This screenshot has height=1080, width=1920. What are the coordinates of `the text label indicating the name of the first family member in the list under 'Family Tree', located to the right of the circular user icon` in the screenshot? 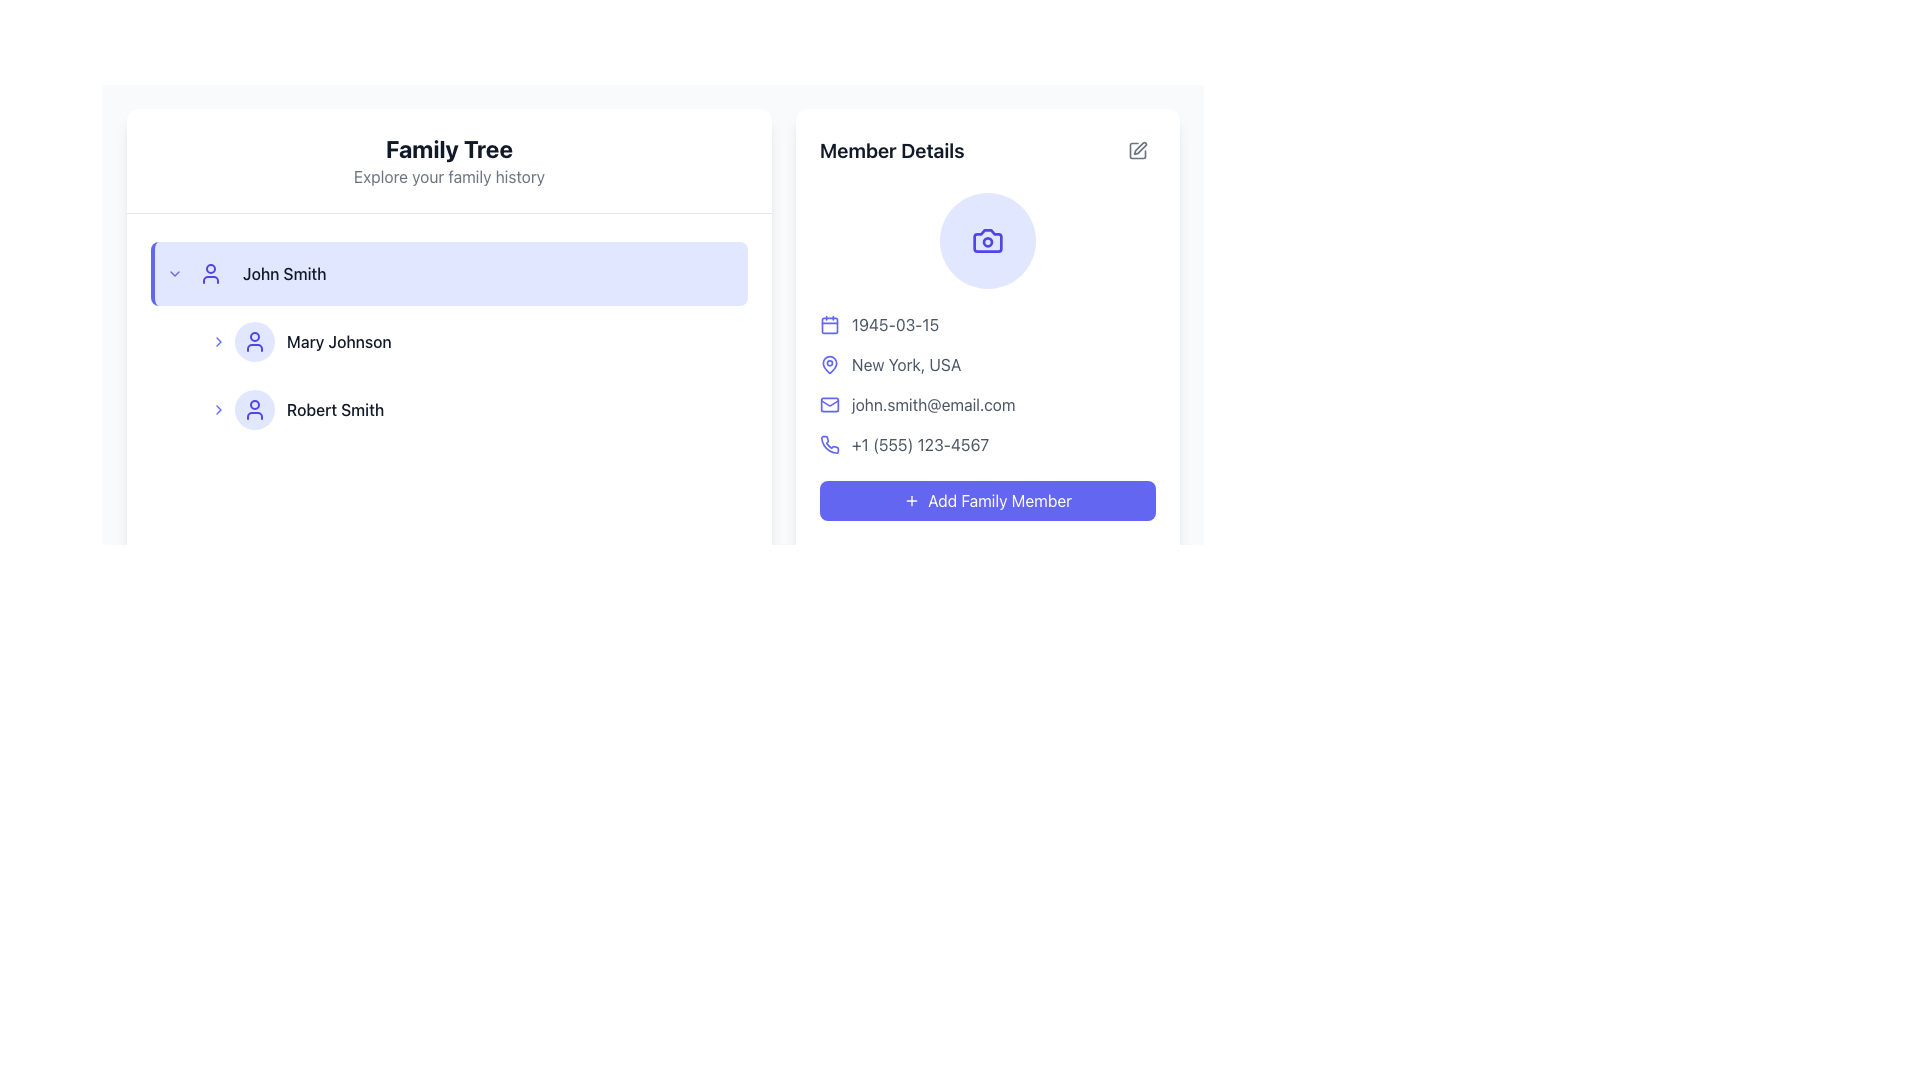 It's located at (283, 273).